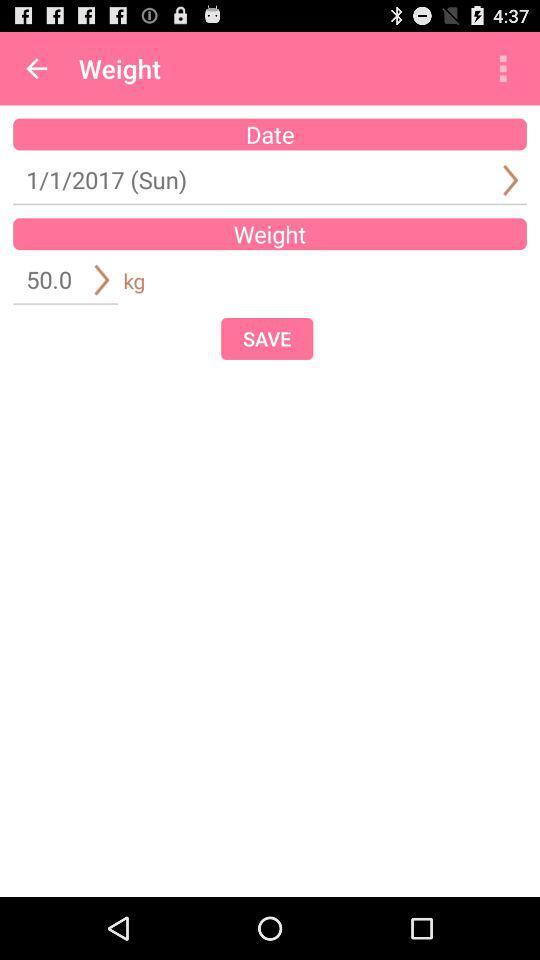  Describe the element at coordinates (502, 68) in the screenshot. I see `more option which is on the top right corner of the page` at that location.